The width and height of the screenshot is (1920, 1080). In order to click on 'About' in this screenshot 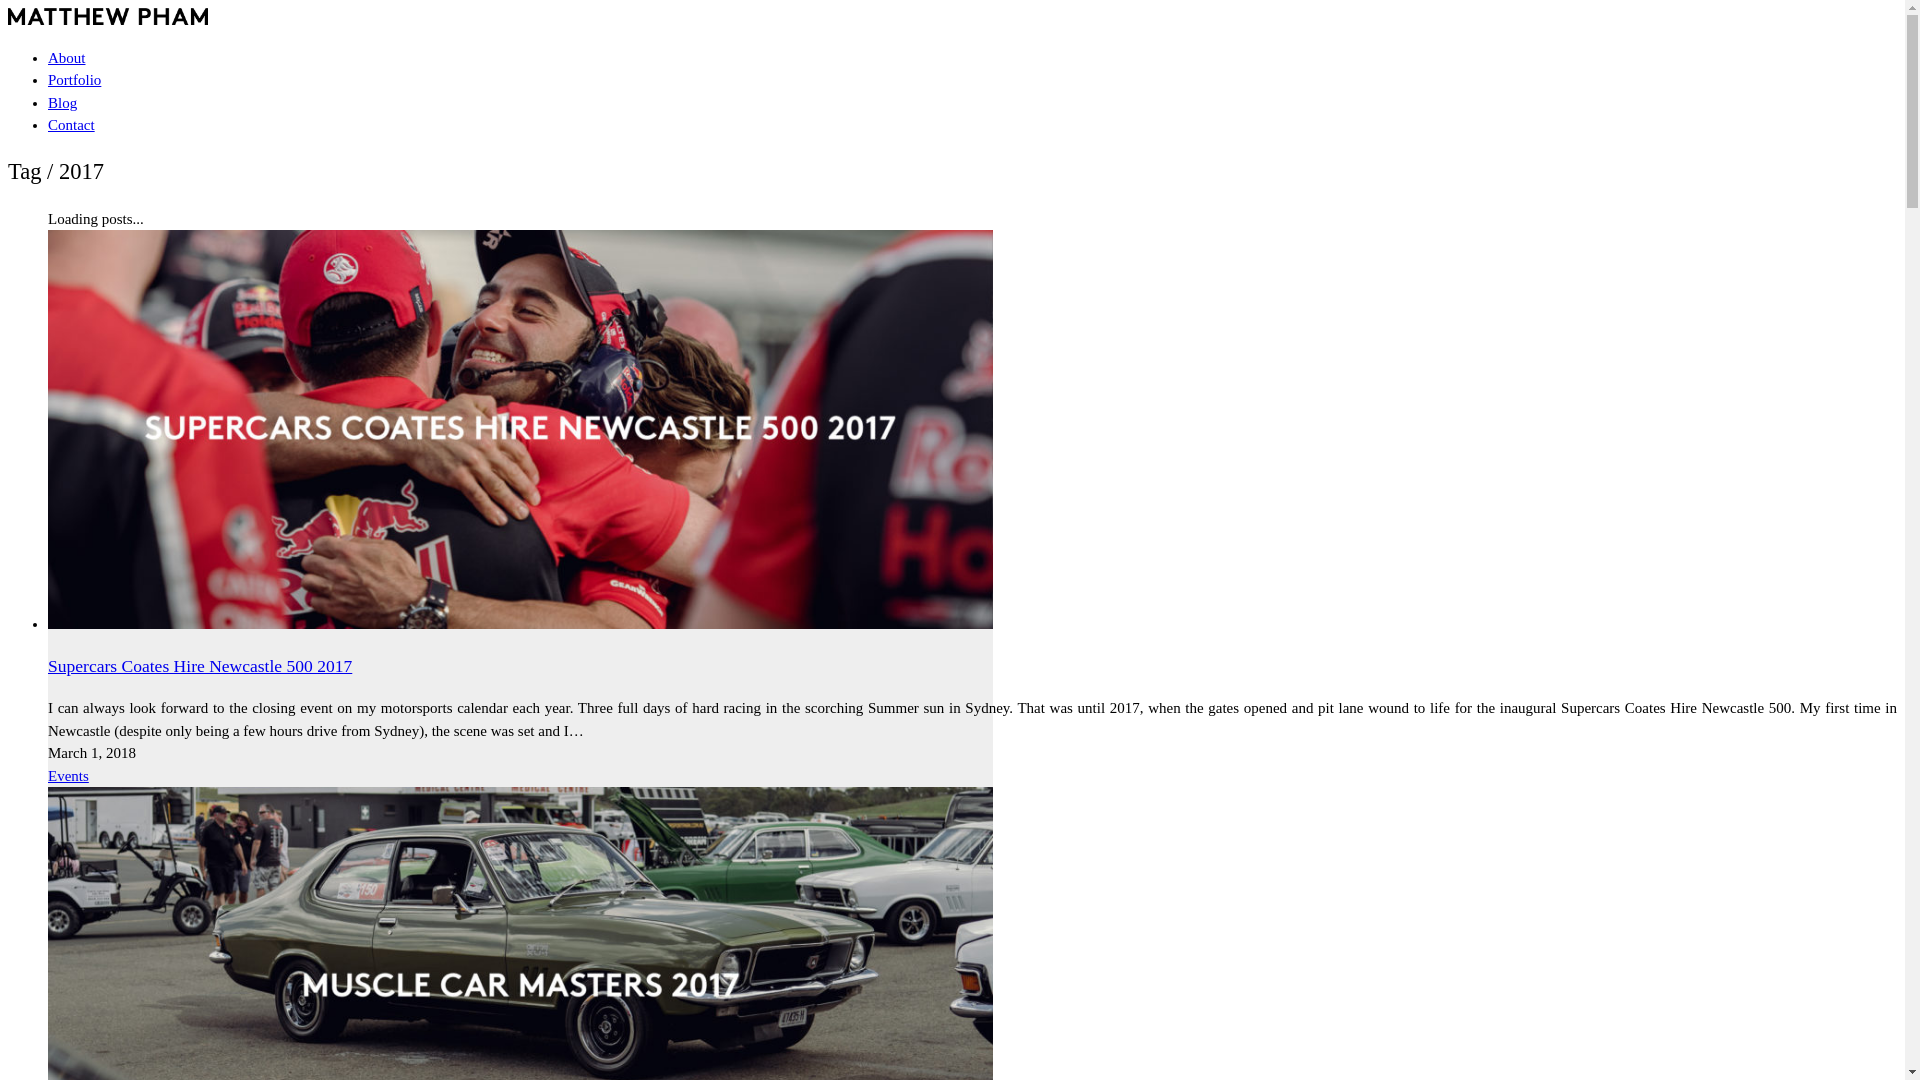, I will do `click(67, 56)`.